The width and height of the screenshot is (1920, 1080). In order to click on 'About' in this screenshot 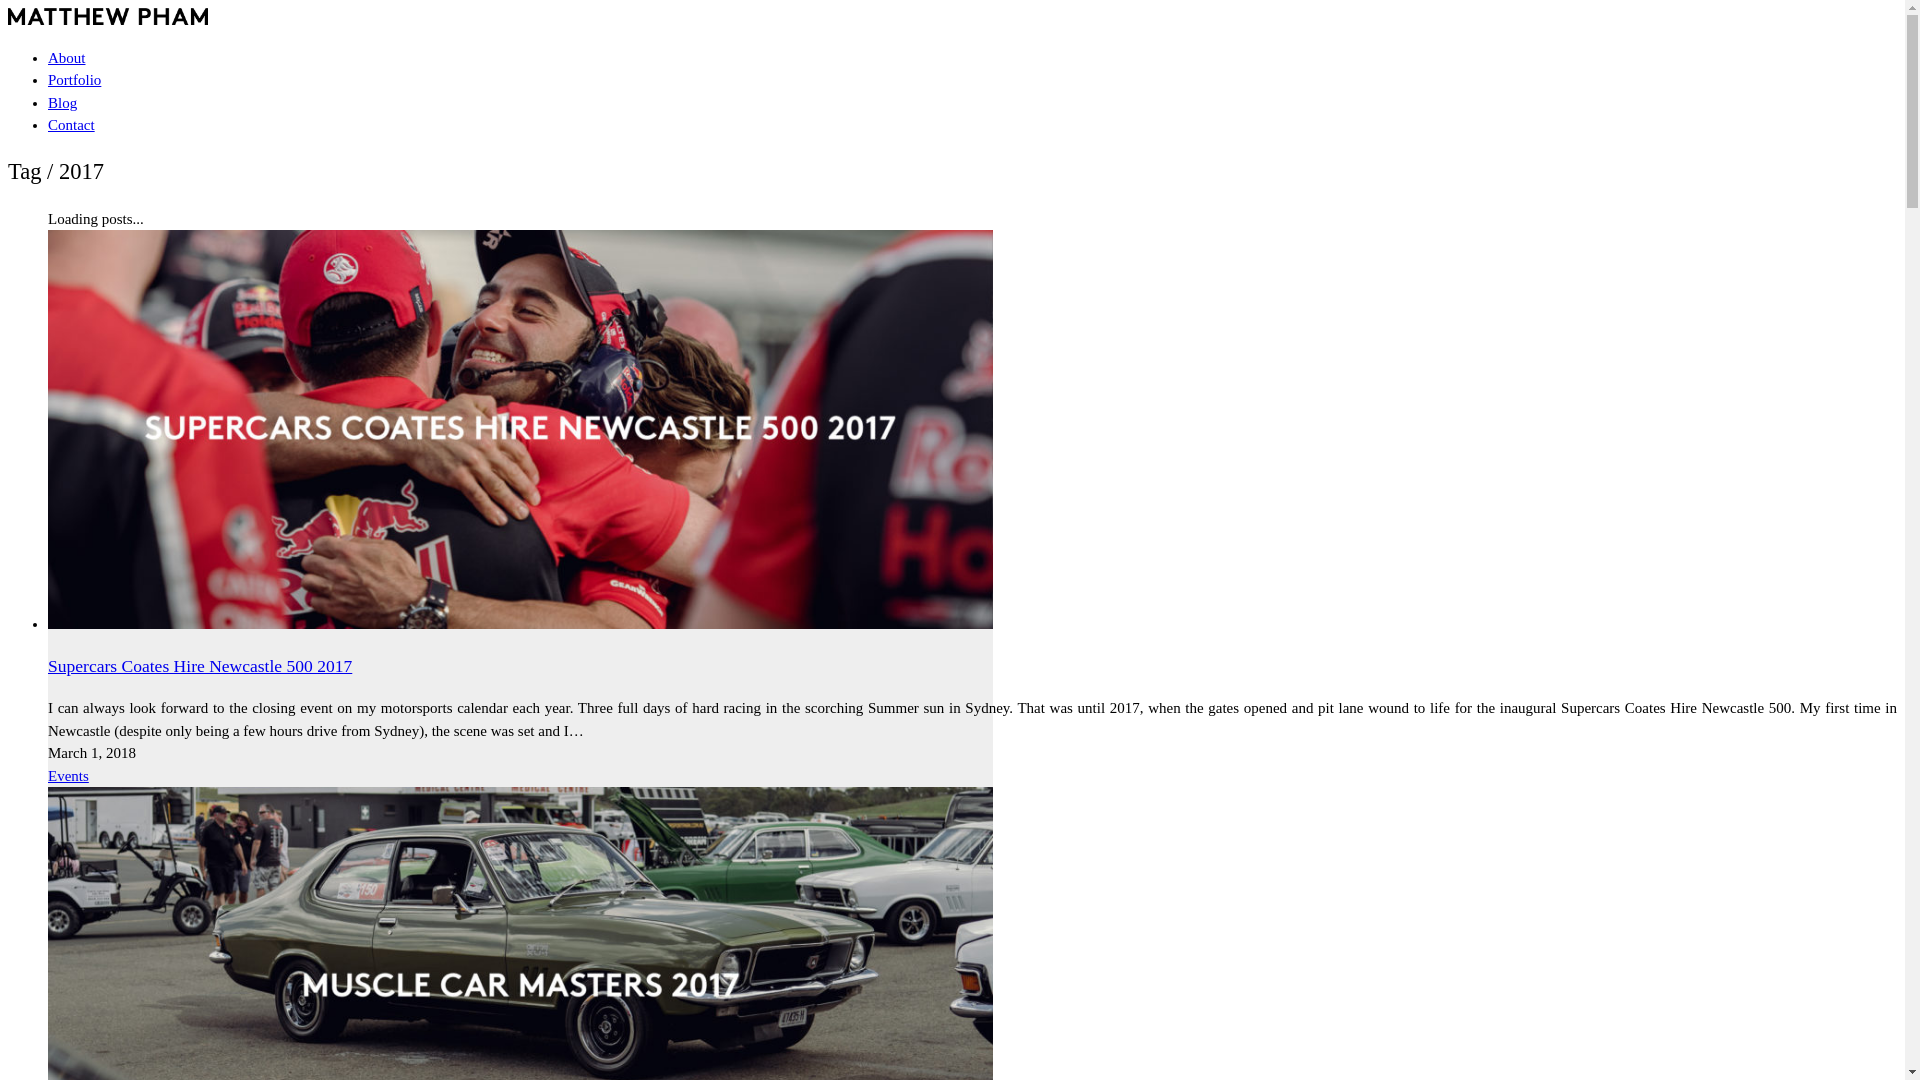, I will do `click(67, 56)`.